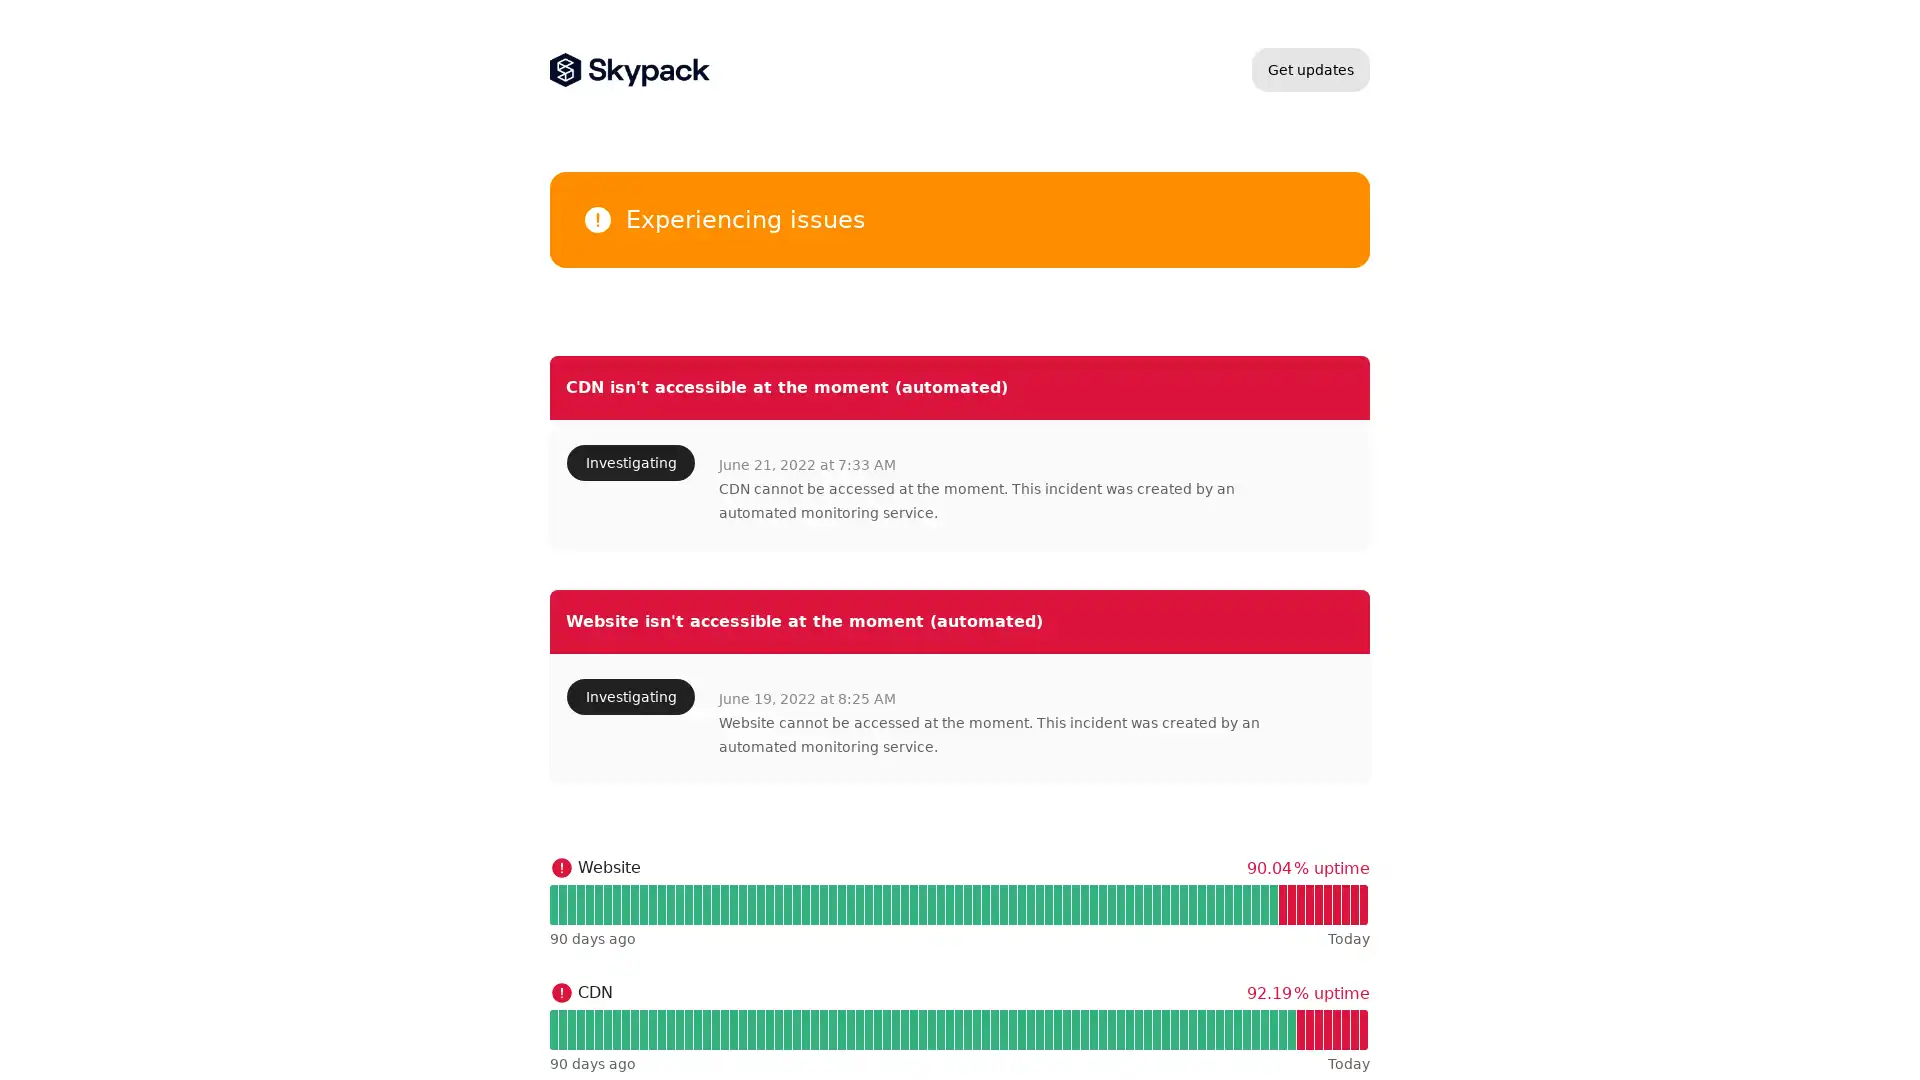 The image size is (1920, 1080). I want to click on Get updates, so click(1310, 68).